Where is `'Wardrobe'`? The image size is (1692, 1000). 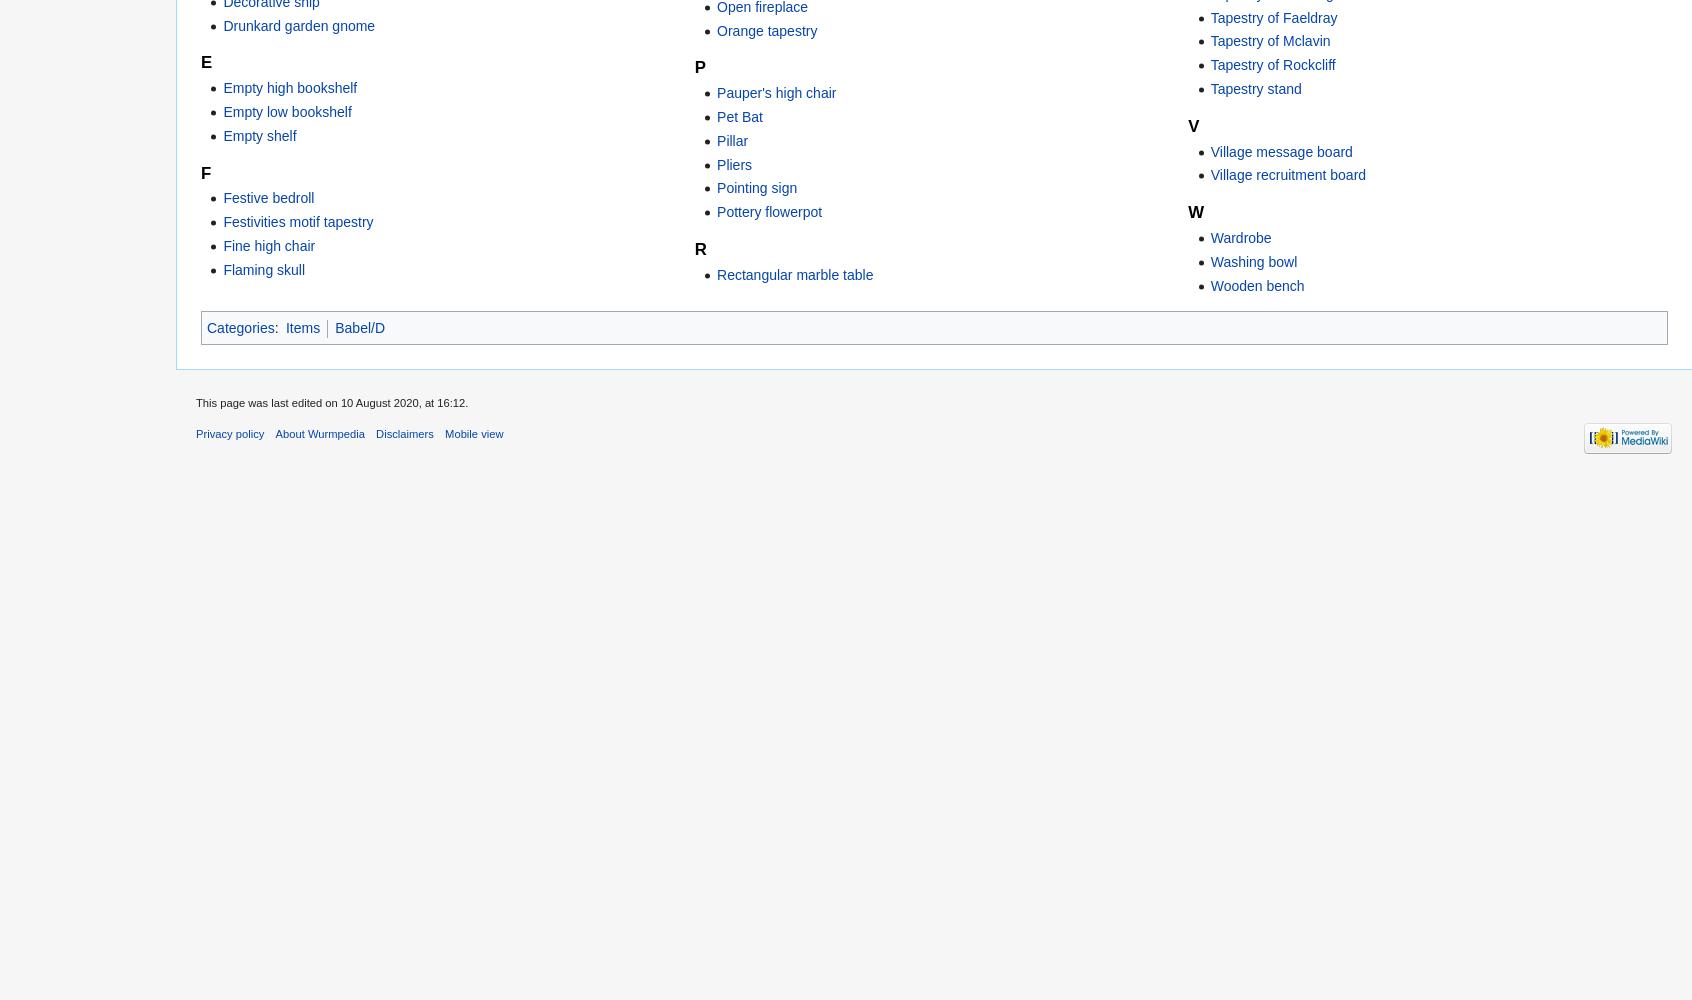 'Wardrobe' is located at coordinates (1209, 237).